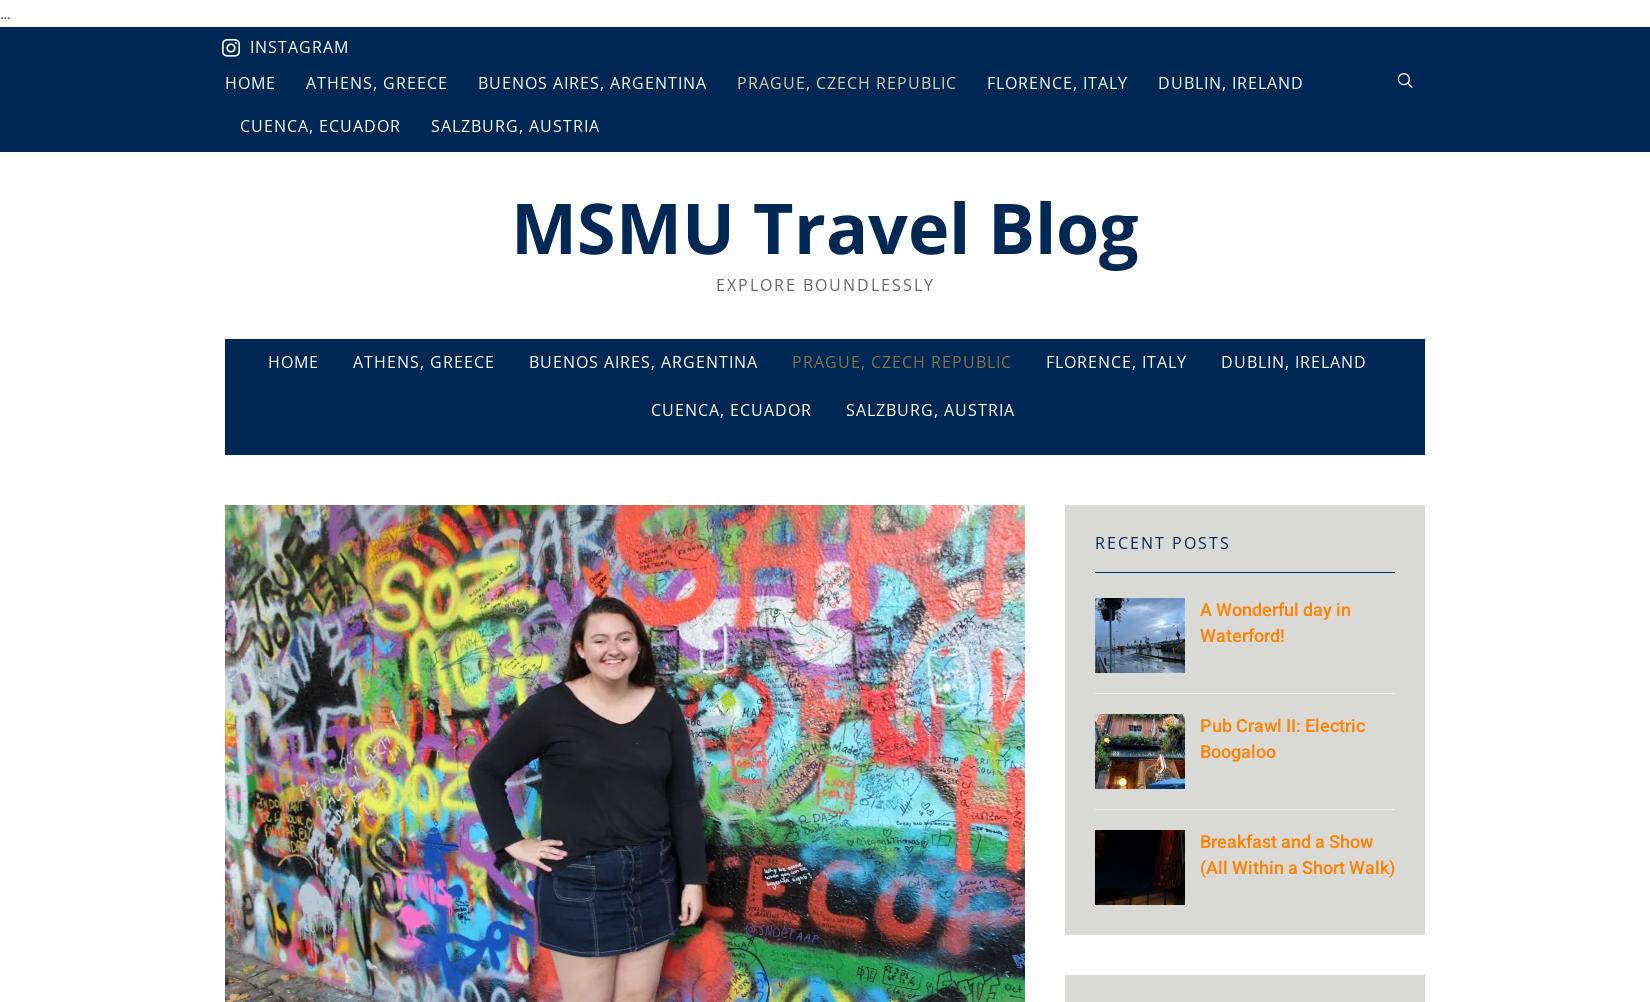 The width and height of the screenshot is (1650, 1002). I want to click on 'Home', so click(293, 362).